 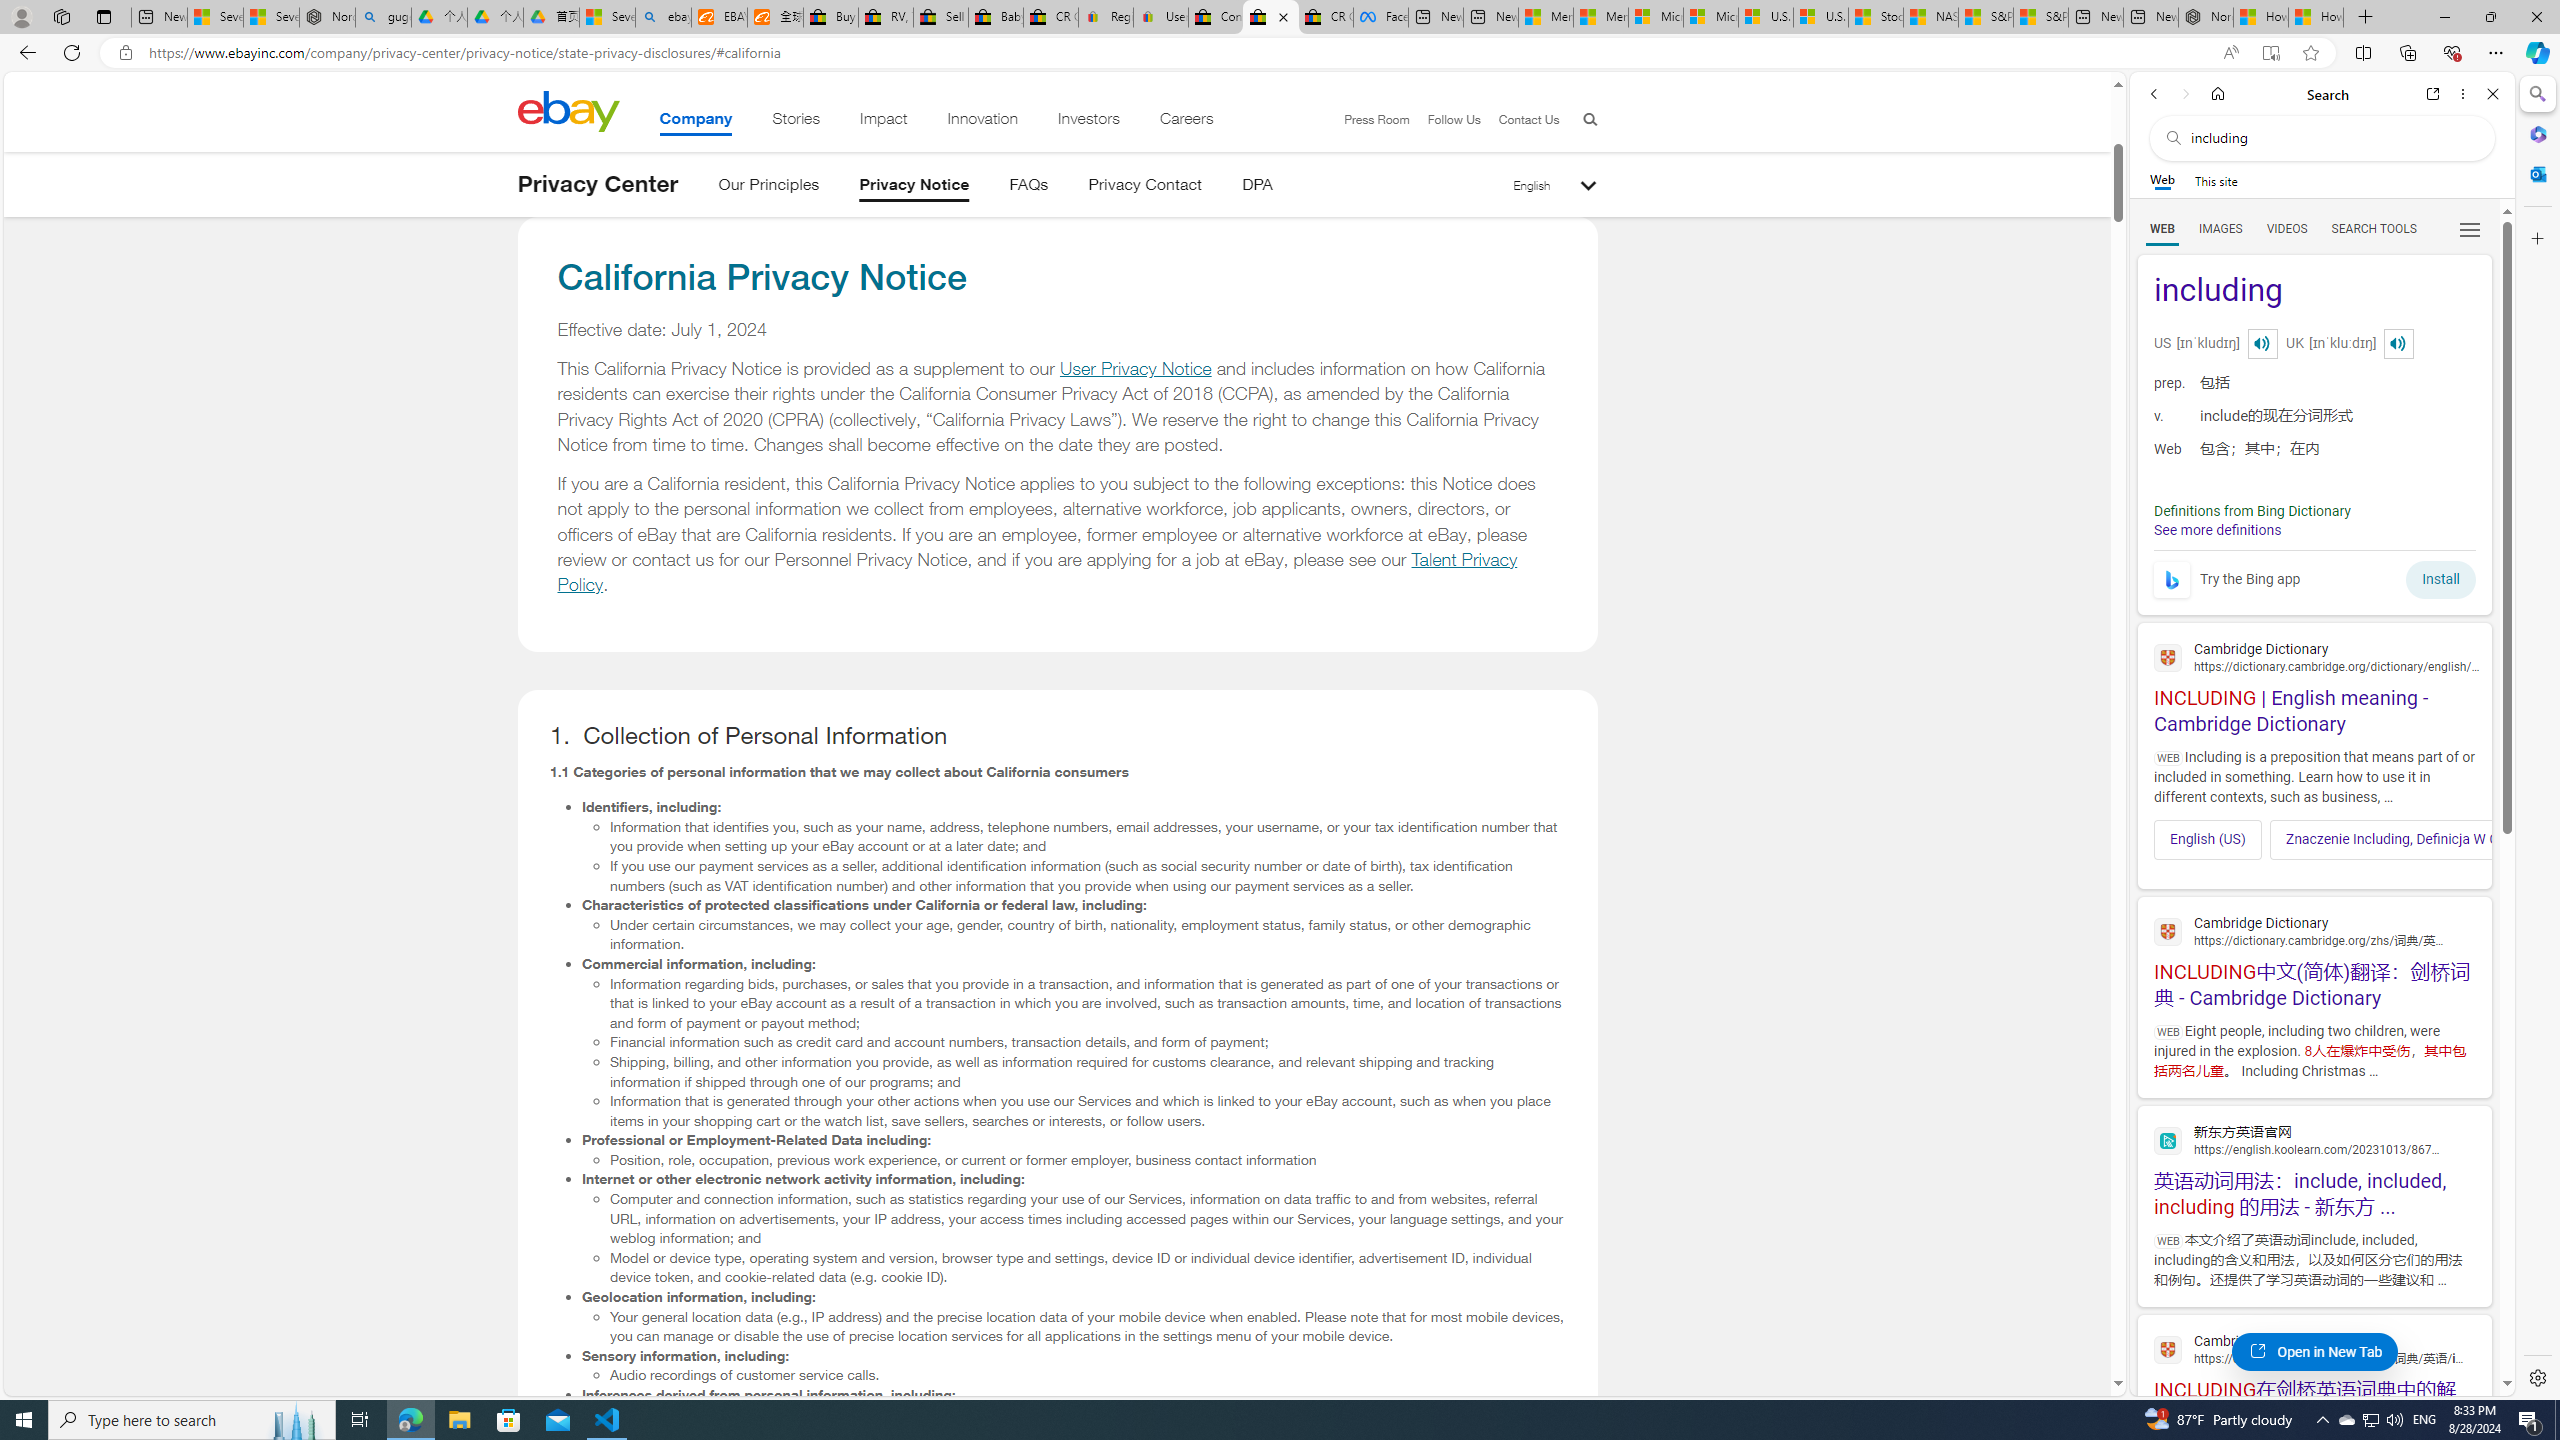 I want to click on 'Search the web', so click(x=2331, y=137).